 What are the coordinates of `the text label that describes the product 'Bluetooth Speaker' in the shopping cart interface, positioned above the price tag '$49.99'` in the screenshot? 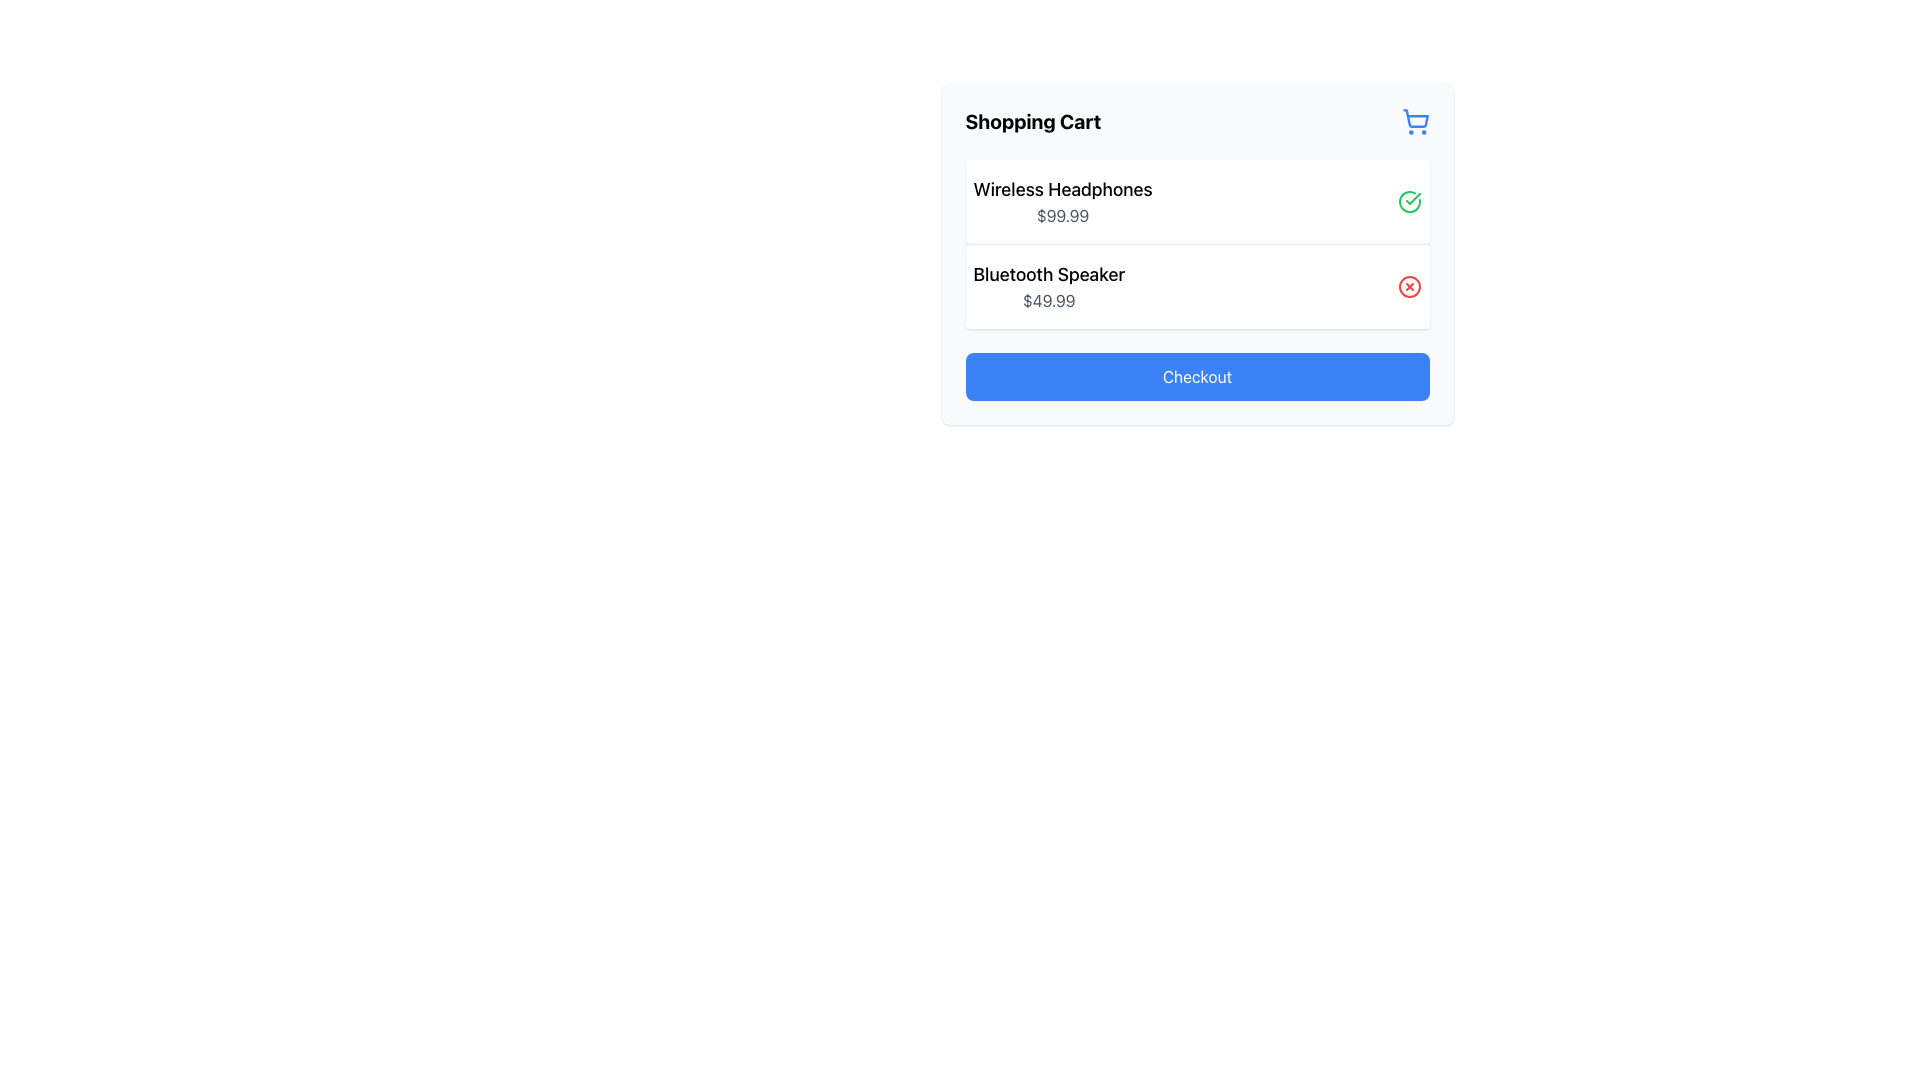 It's located at (1048, 274).